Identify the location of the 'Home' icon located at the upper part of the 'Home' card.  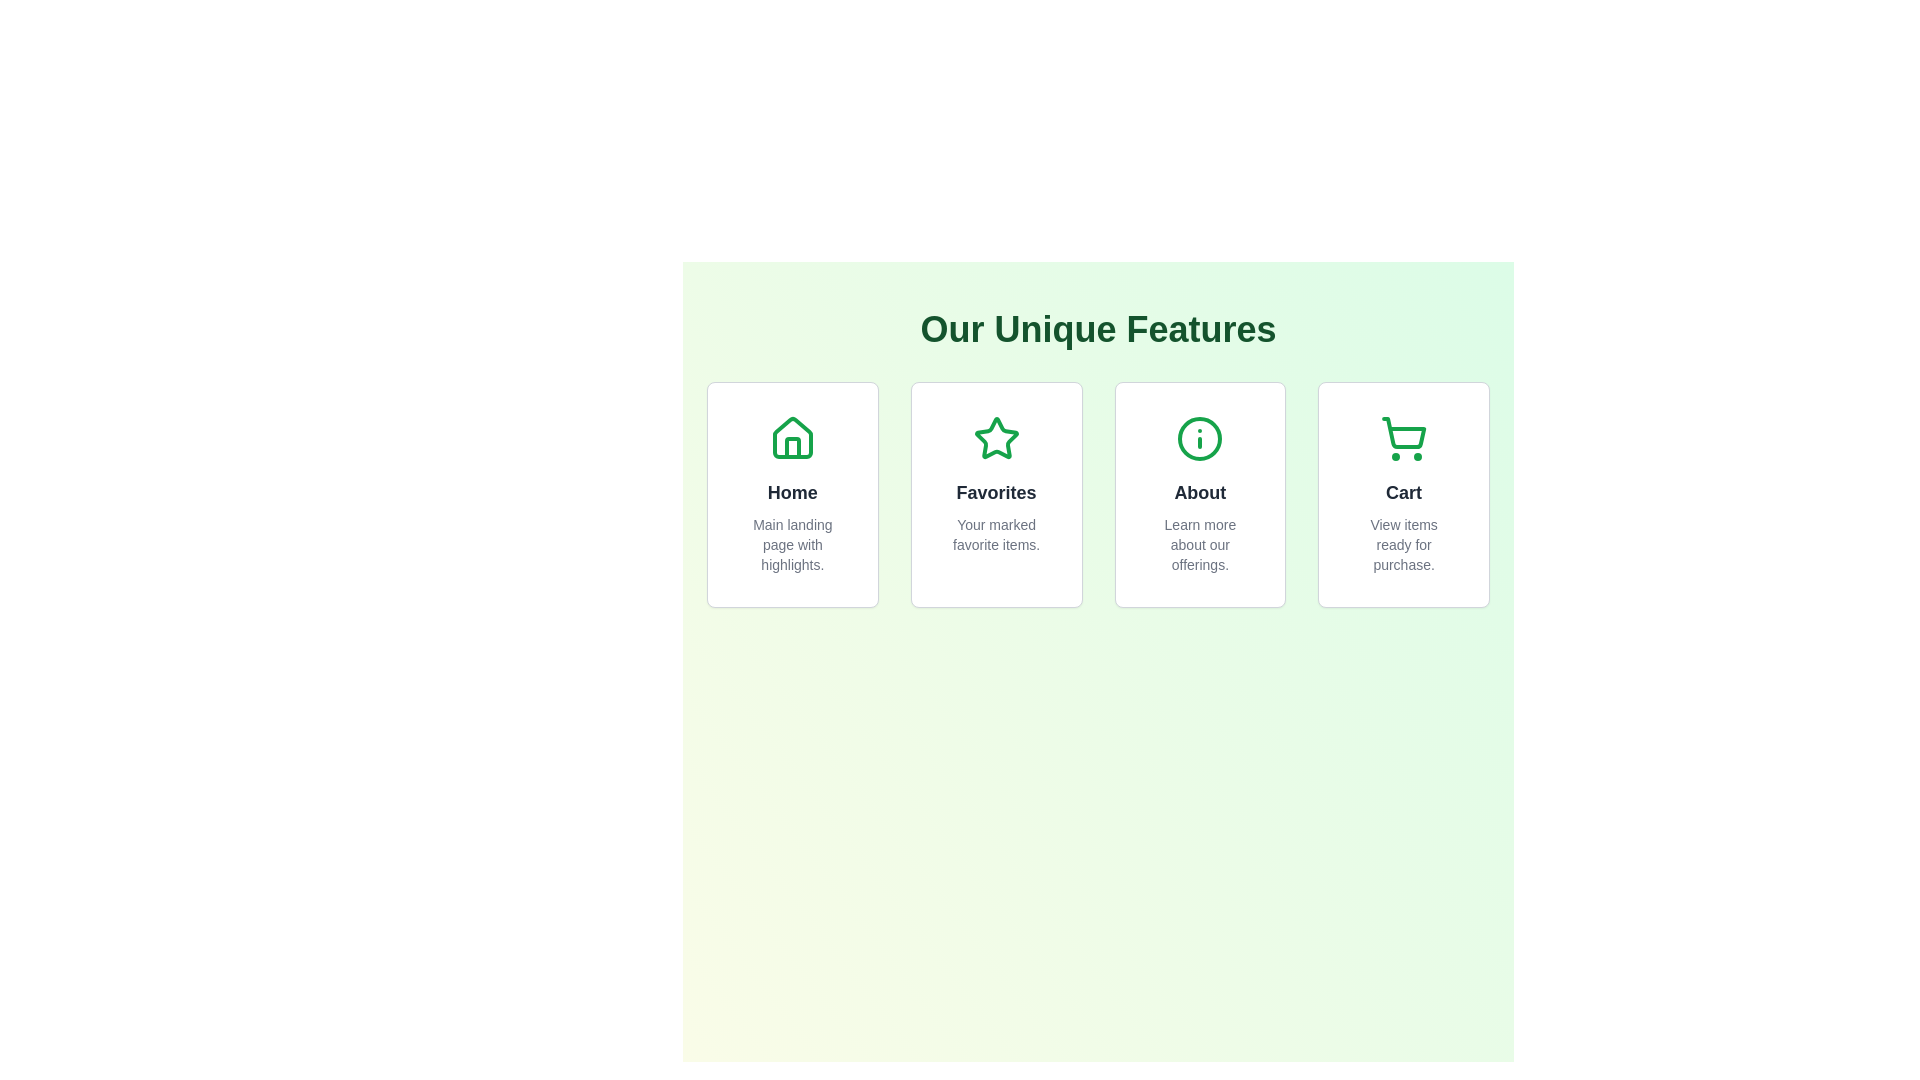
(791, 438).